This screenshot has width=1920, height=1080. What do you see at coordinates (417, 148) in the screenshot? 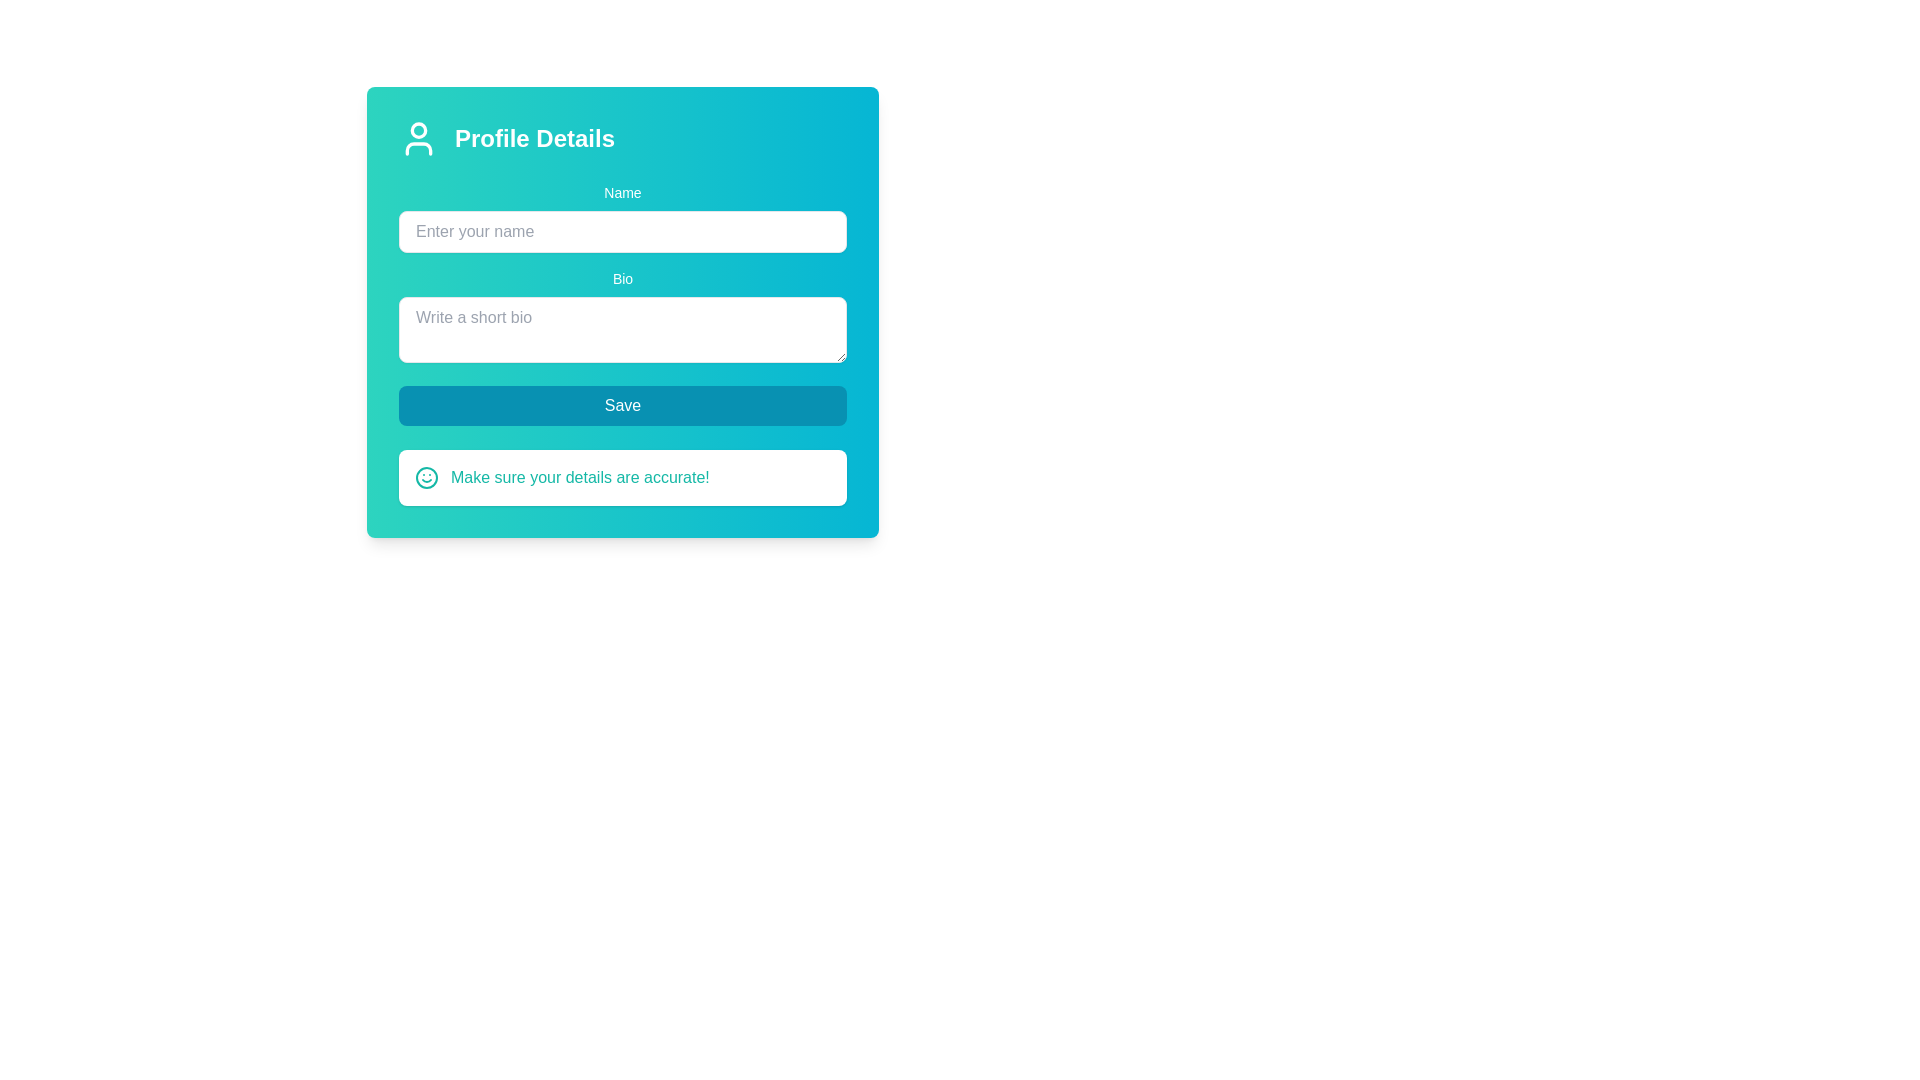
I see `the decorative user icon's shoulders and chest outline, which is part of the user profile icon section in the 'Profile Details' modal window` at bounding box center [417, 148].